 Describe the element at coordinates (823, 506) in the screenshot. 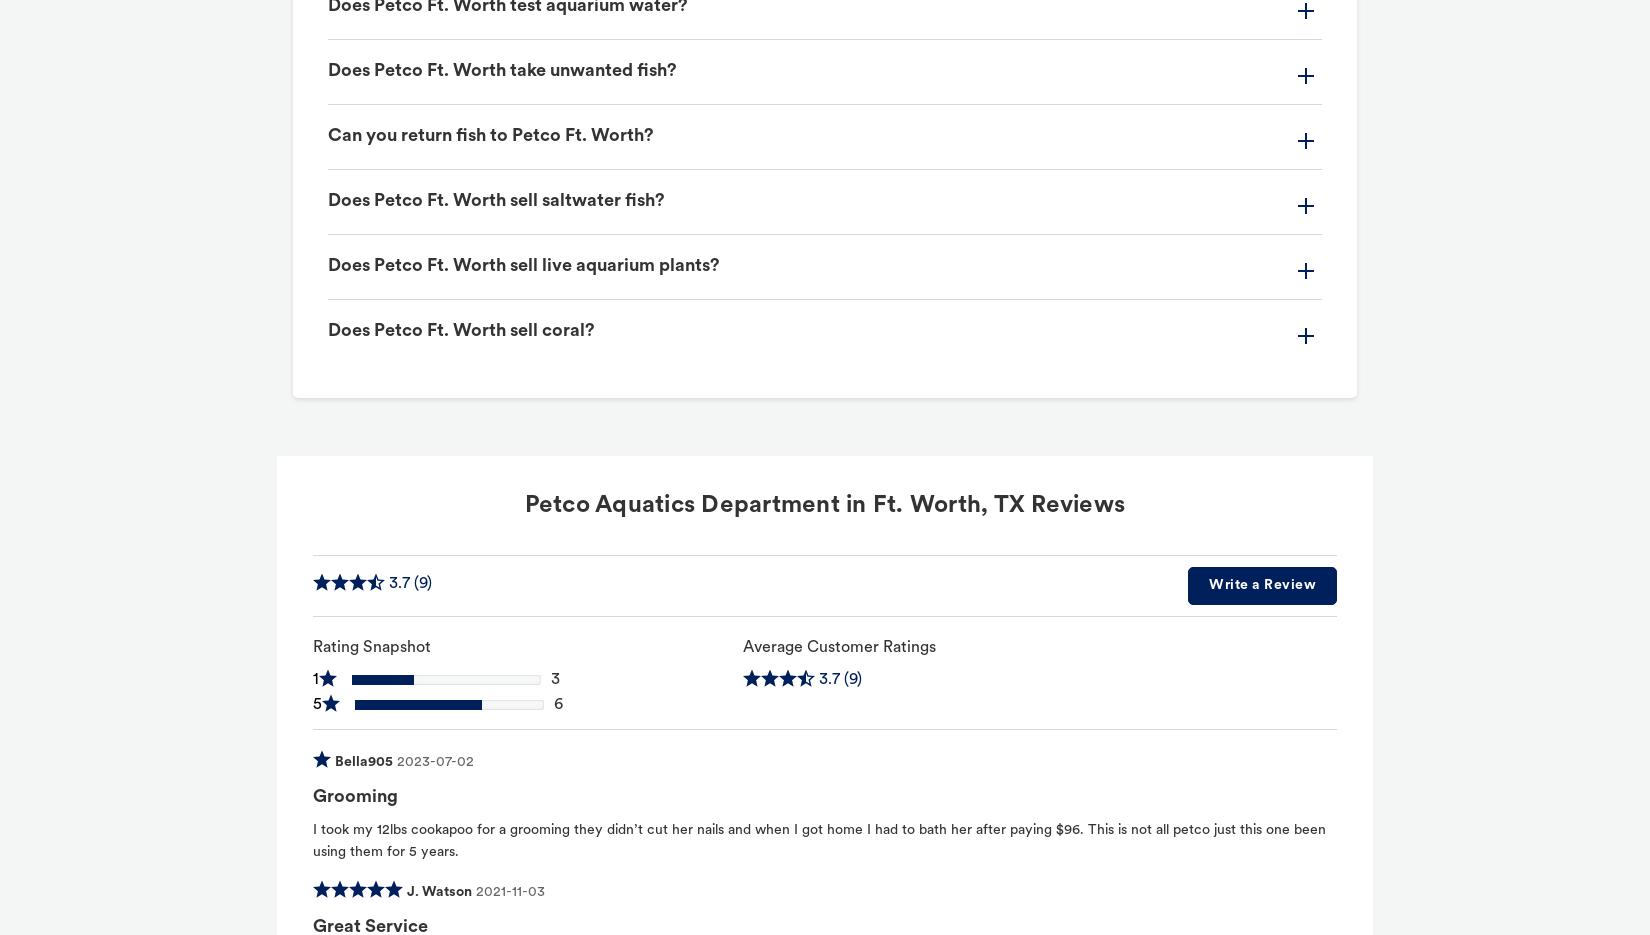

I see `'Petco Aquatics Department in Ft. Worth, TX Reviews'` at that location.